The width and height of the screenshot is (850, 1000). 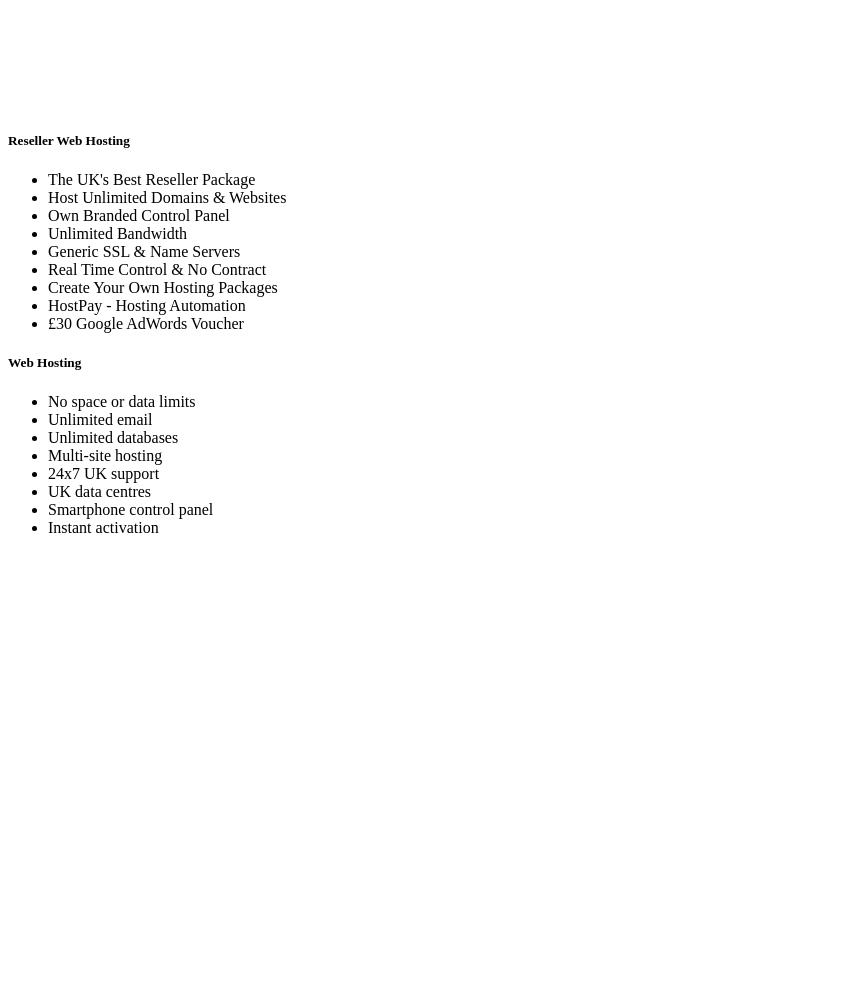 I want to click on 'HostPay - Hosting Automation', so click(x=146, y=304).